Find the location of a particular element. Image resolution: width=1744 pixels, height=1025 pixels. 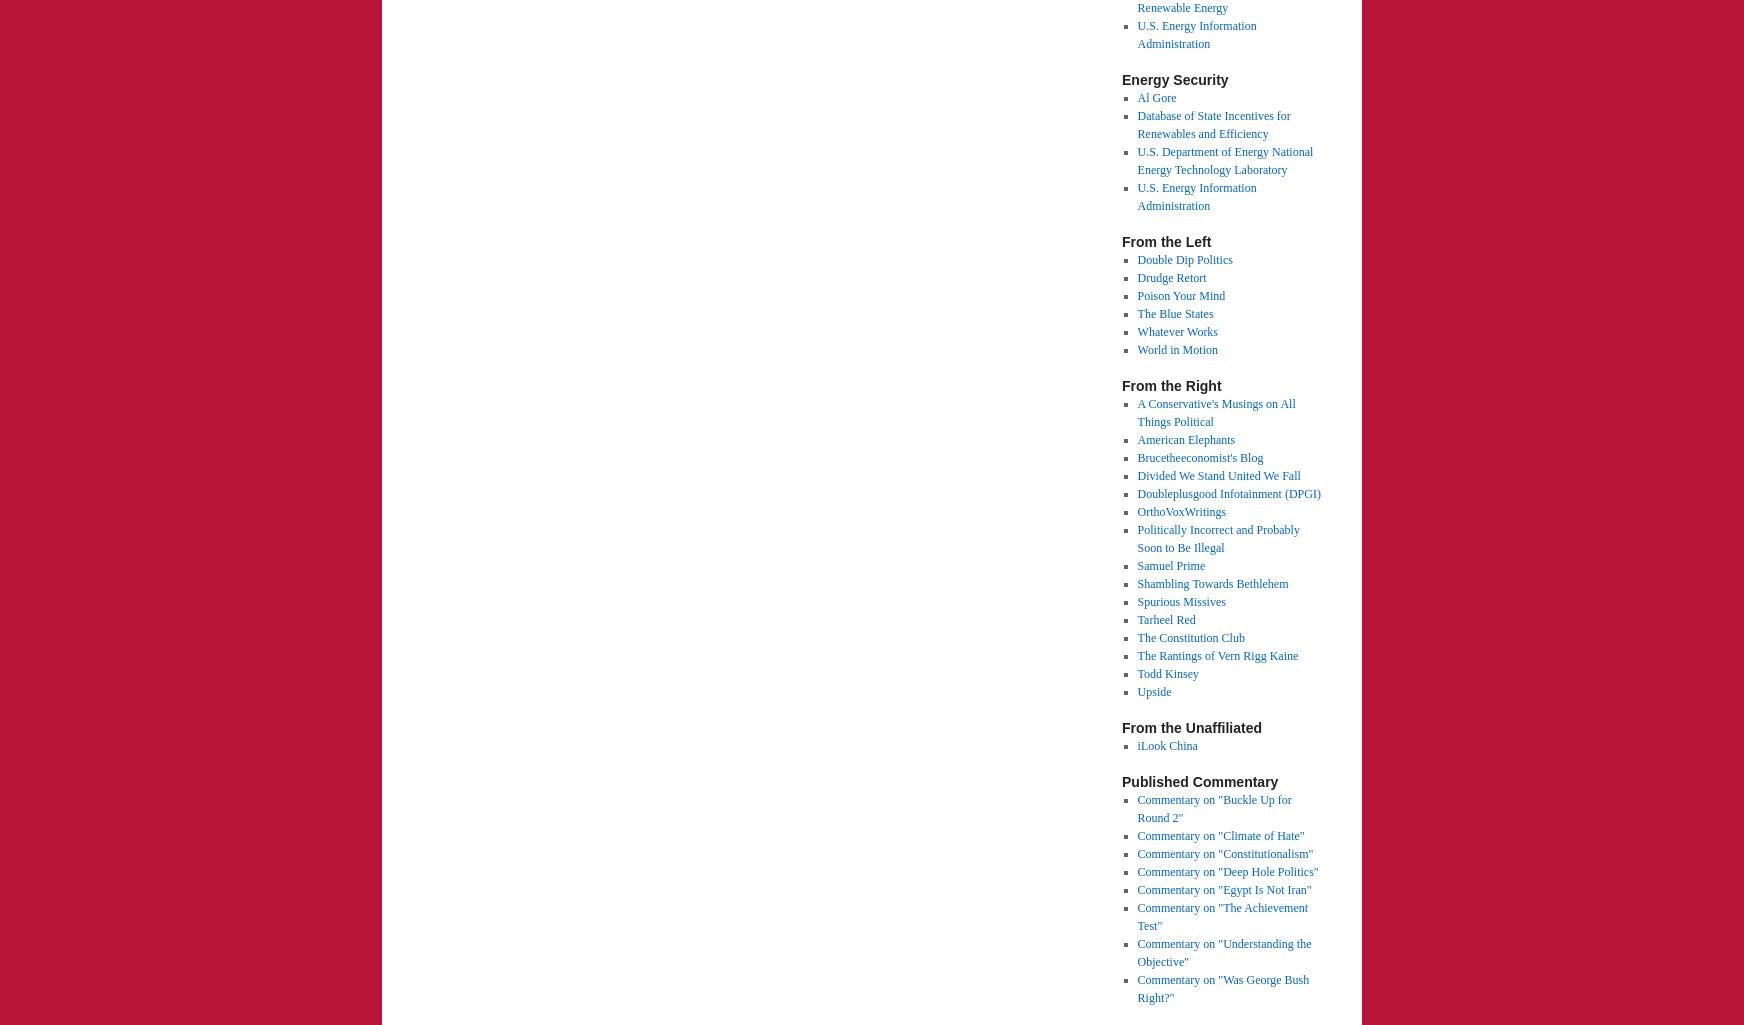

'Published Commentary' is located at coordinates (1200, 781).